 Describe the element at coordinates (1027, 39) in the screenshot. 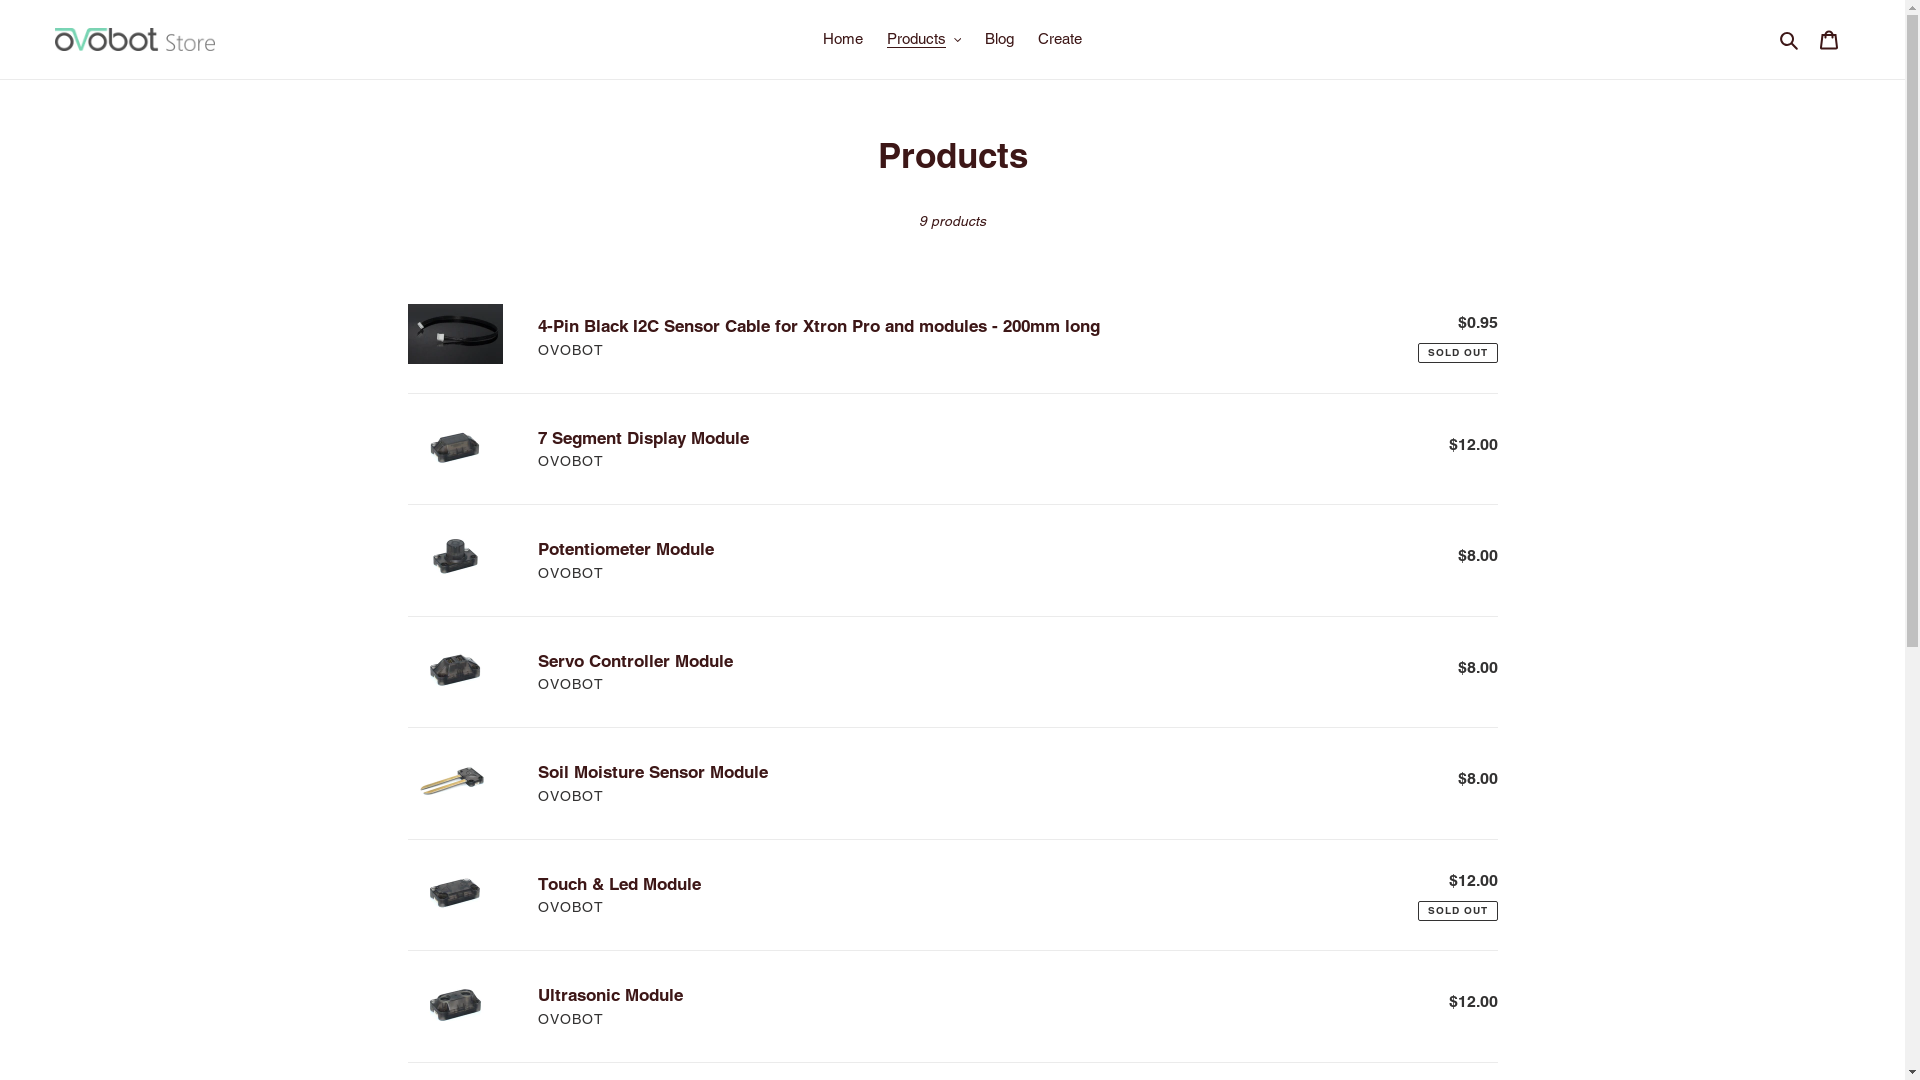

I see `'Create'` at that location.